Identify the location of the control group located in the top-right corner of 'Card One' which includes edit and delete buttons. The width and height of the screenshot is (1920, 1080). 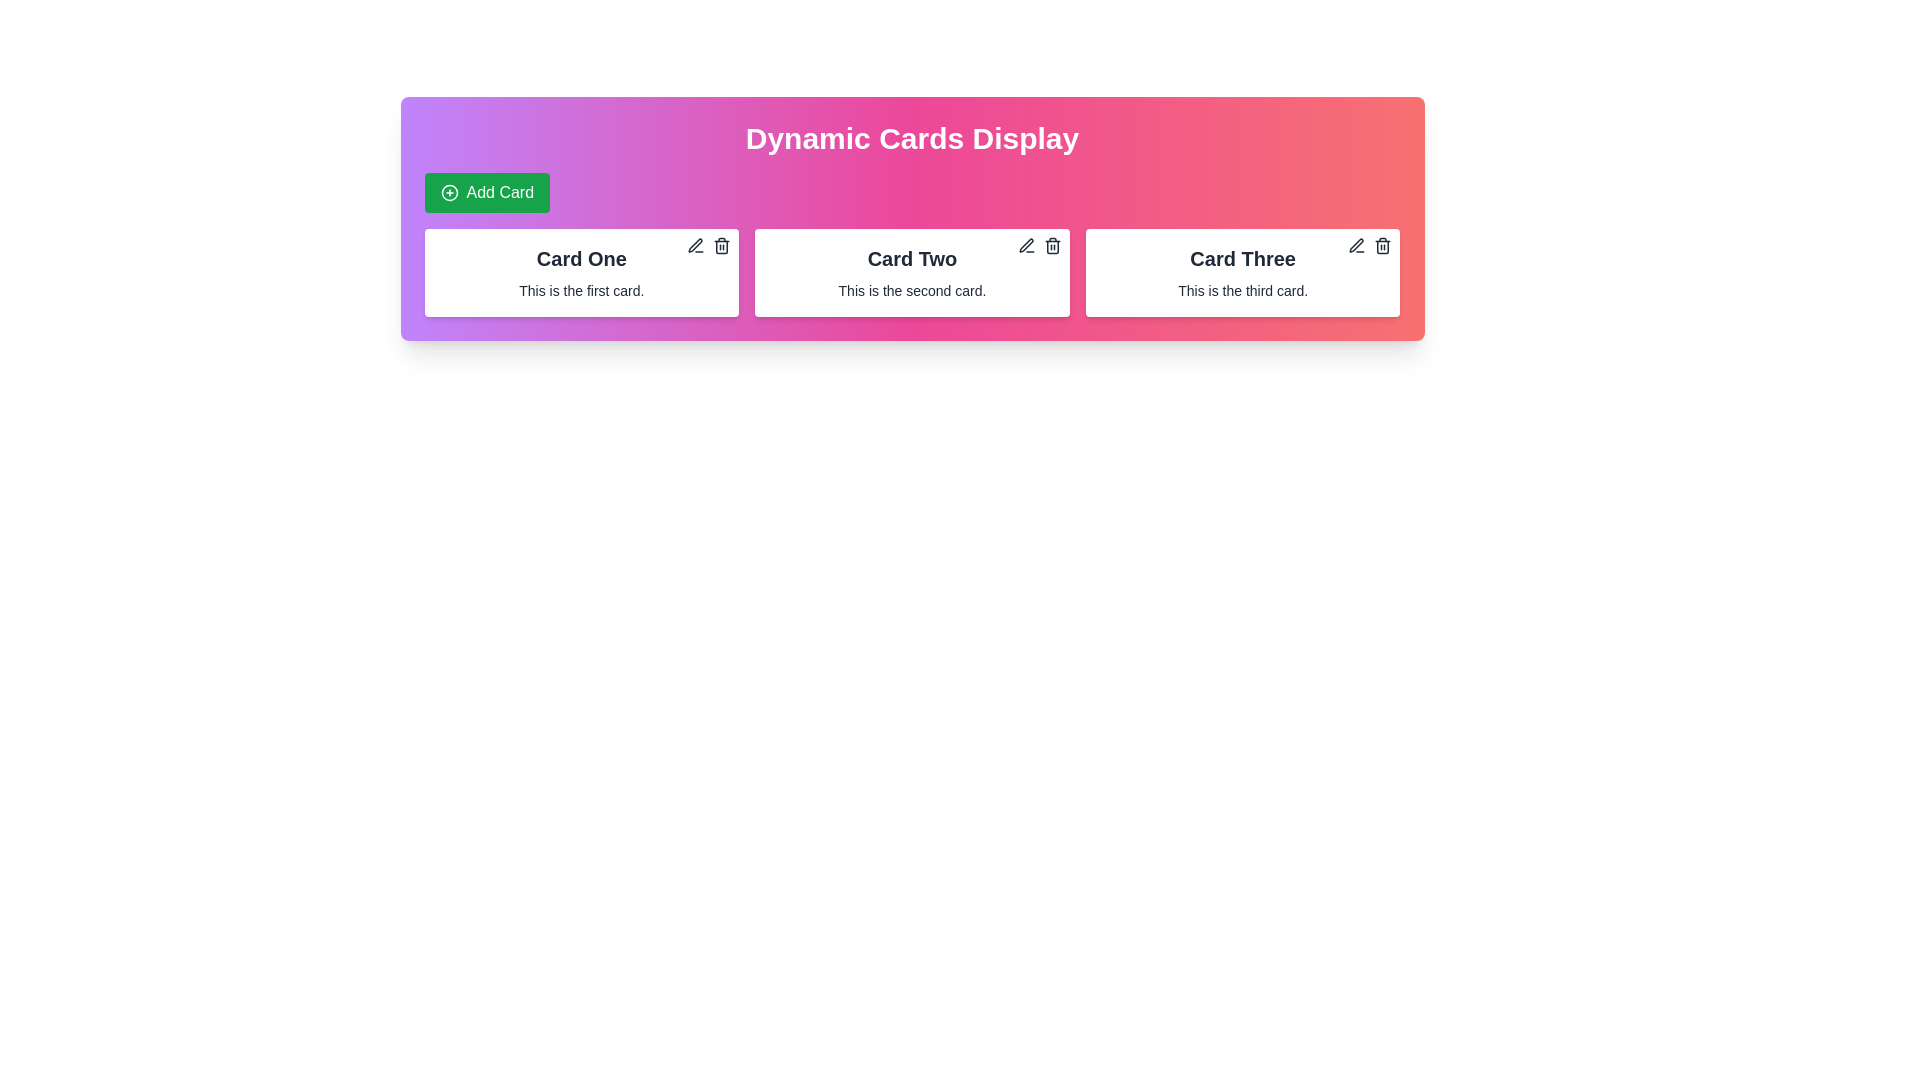
(709, 245).